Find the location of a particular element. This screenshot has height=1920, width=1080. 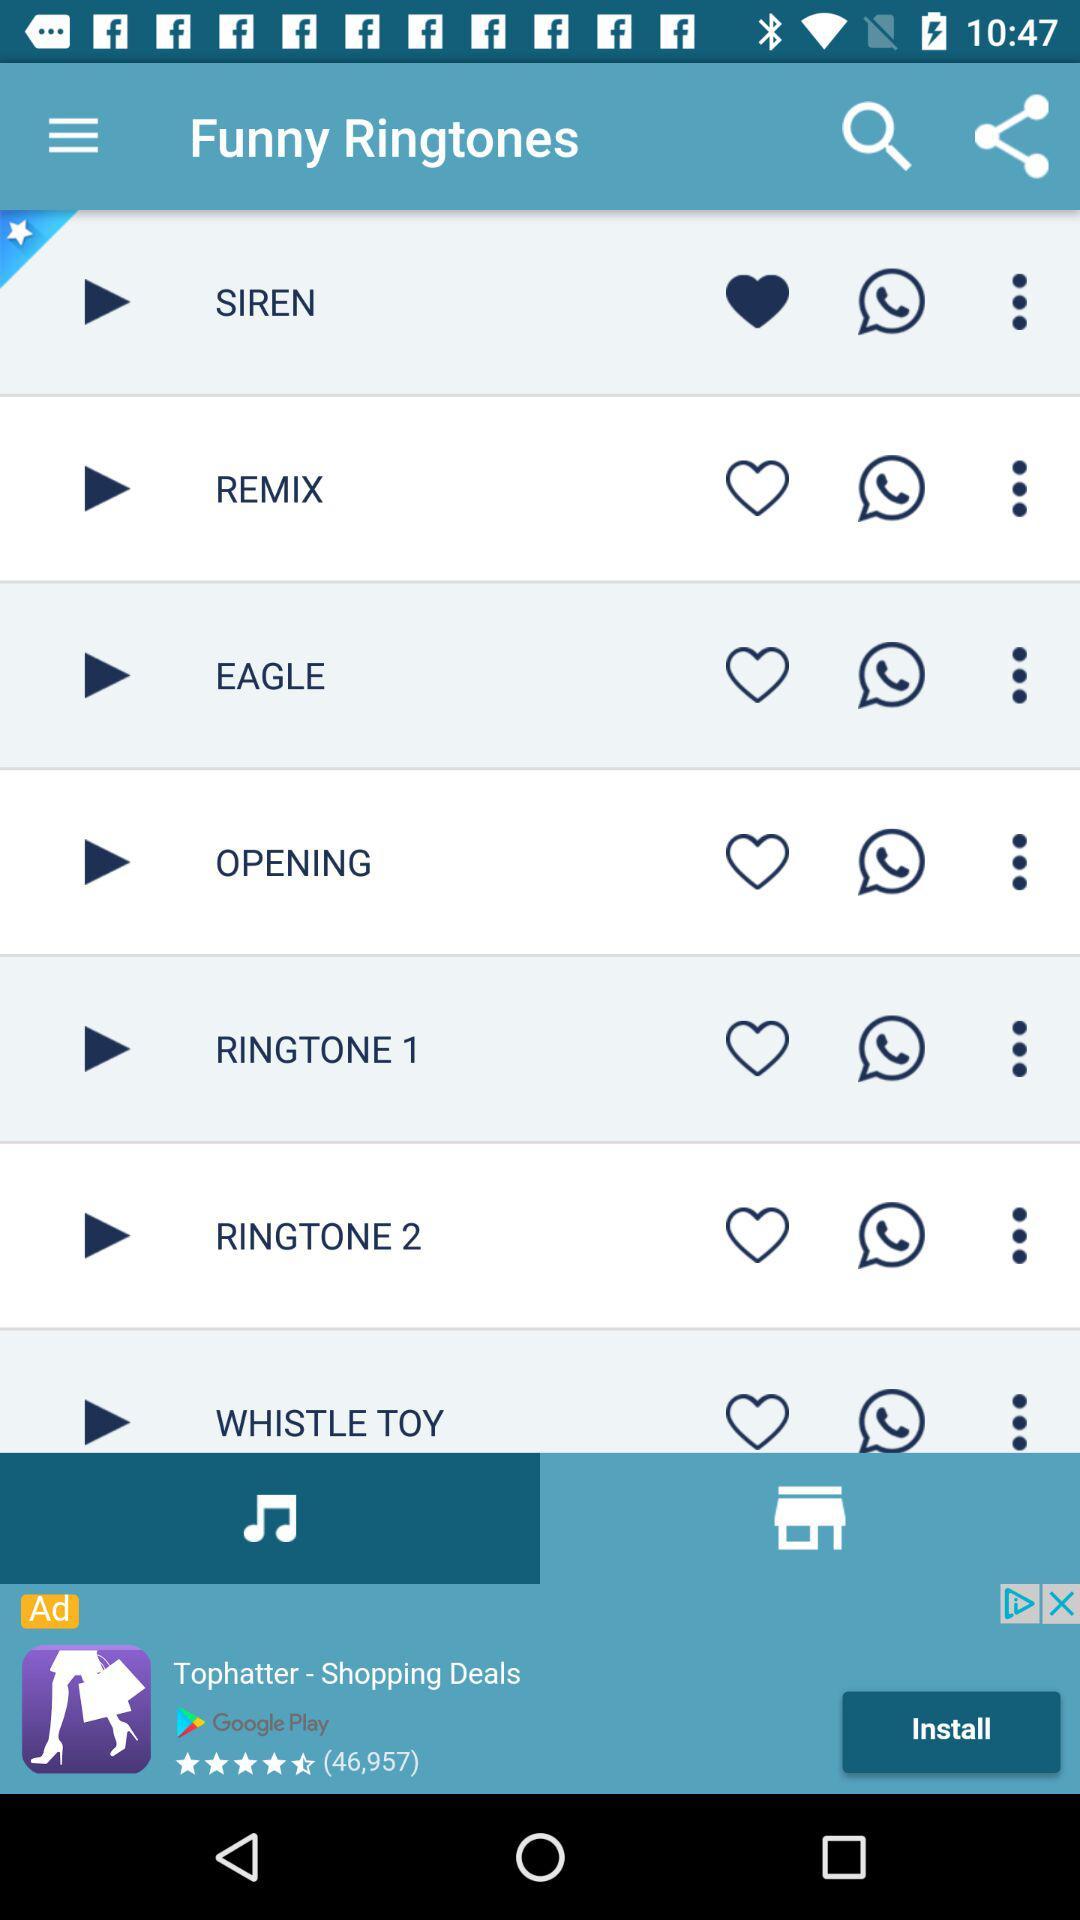

ringtone is located at coordinates (890, 1413).